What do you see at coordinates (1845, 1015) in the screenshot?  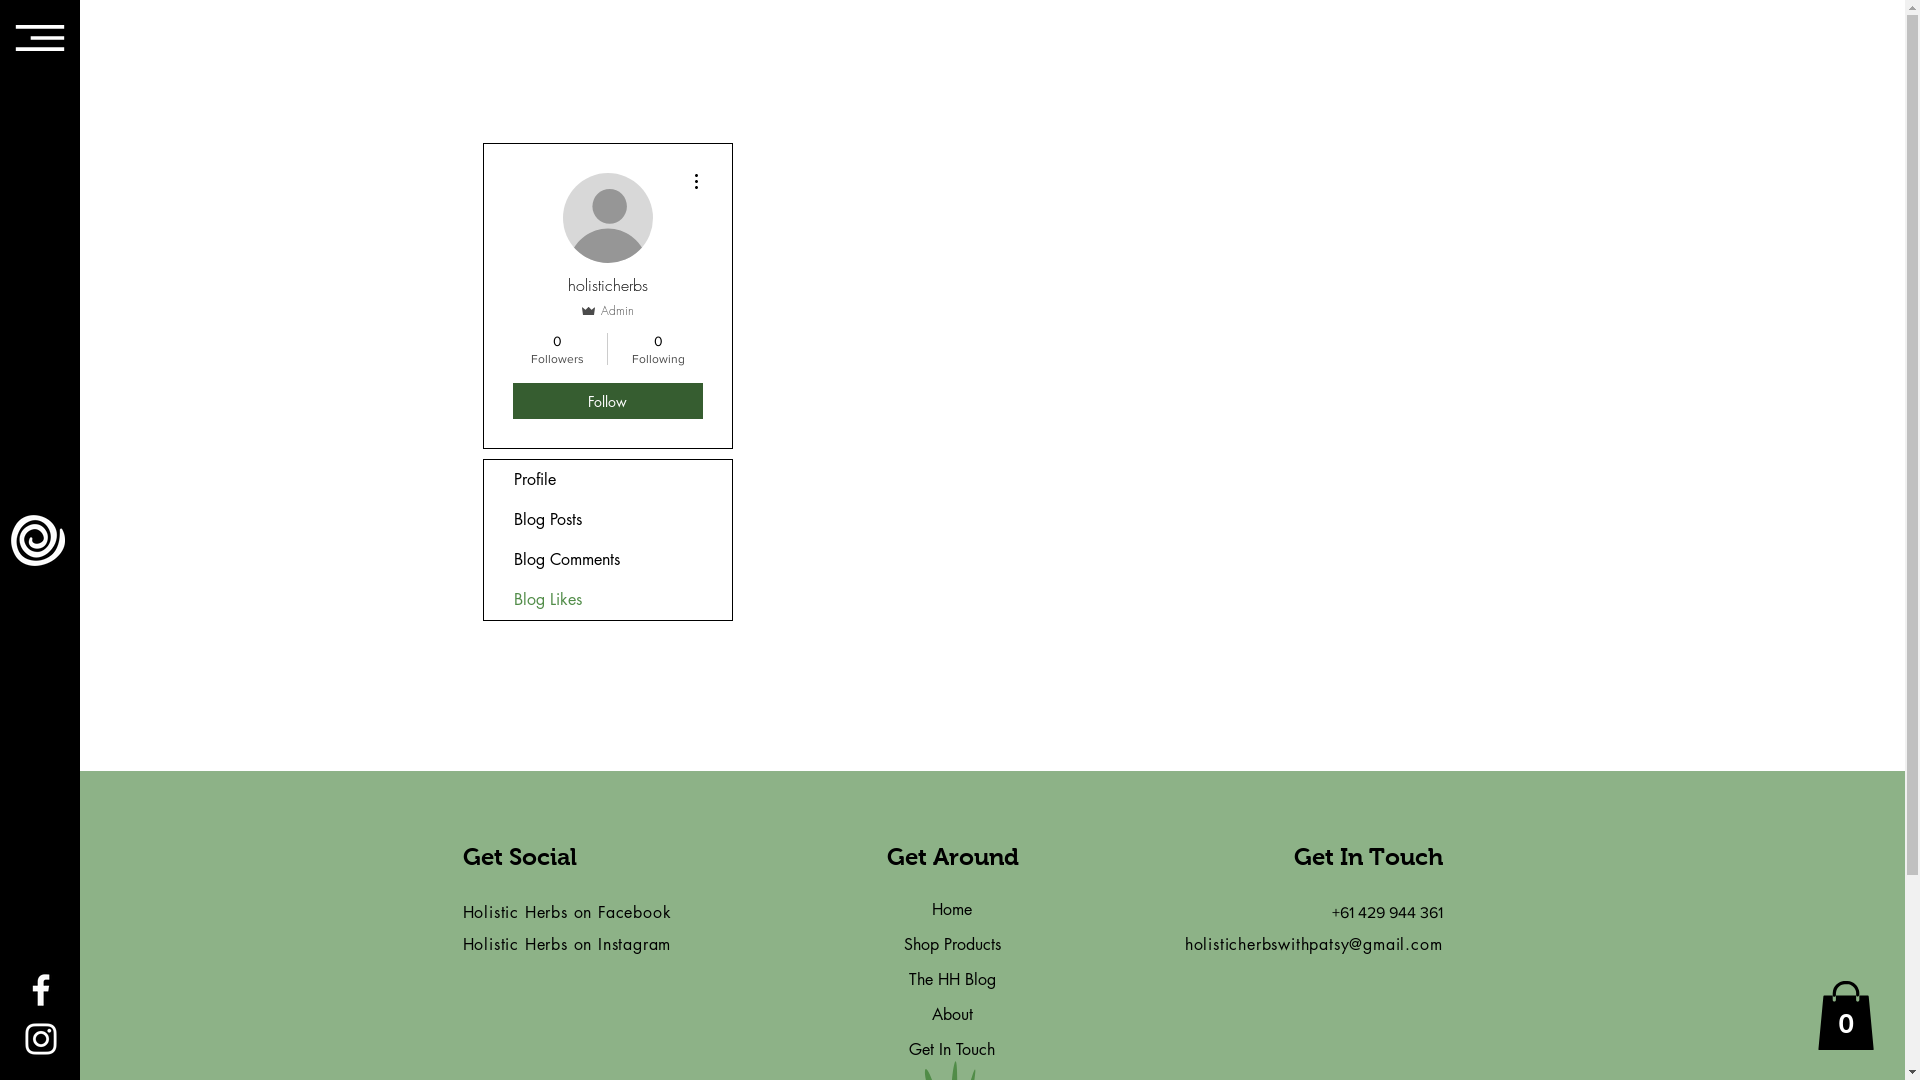 I see `'0'` at bounding box center [1845, 1015].